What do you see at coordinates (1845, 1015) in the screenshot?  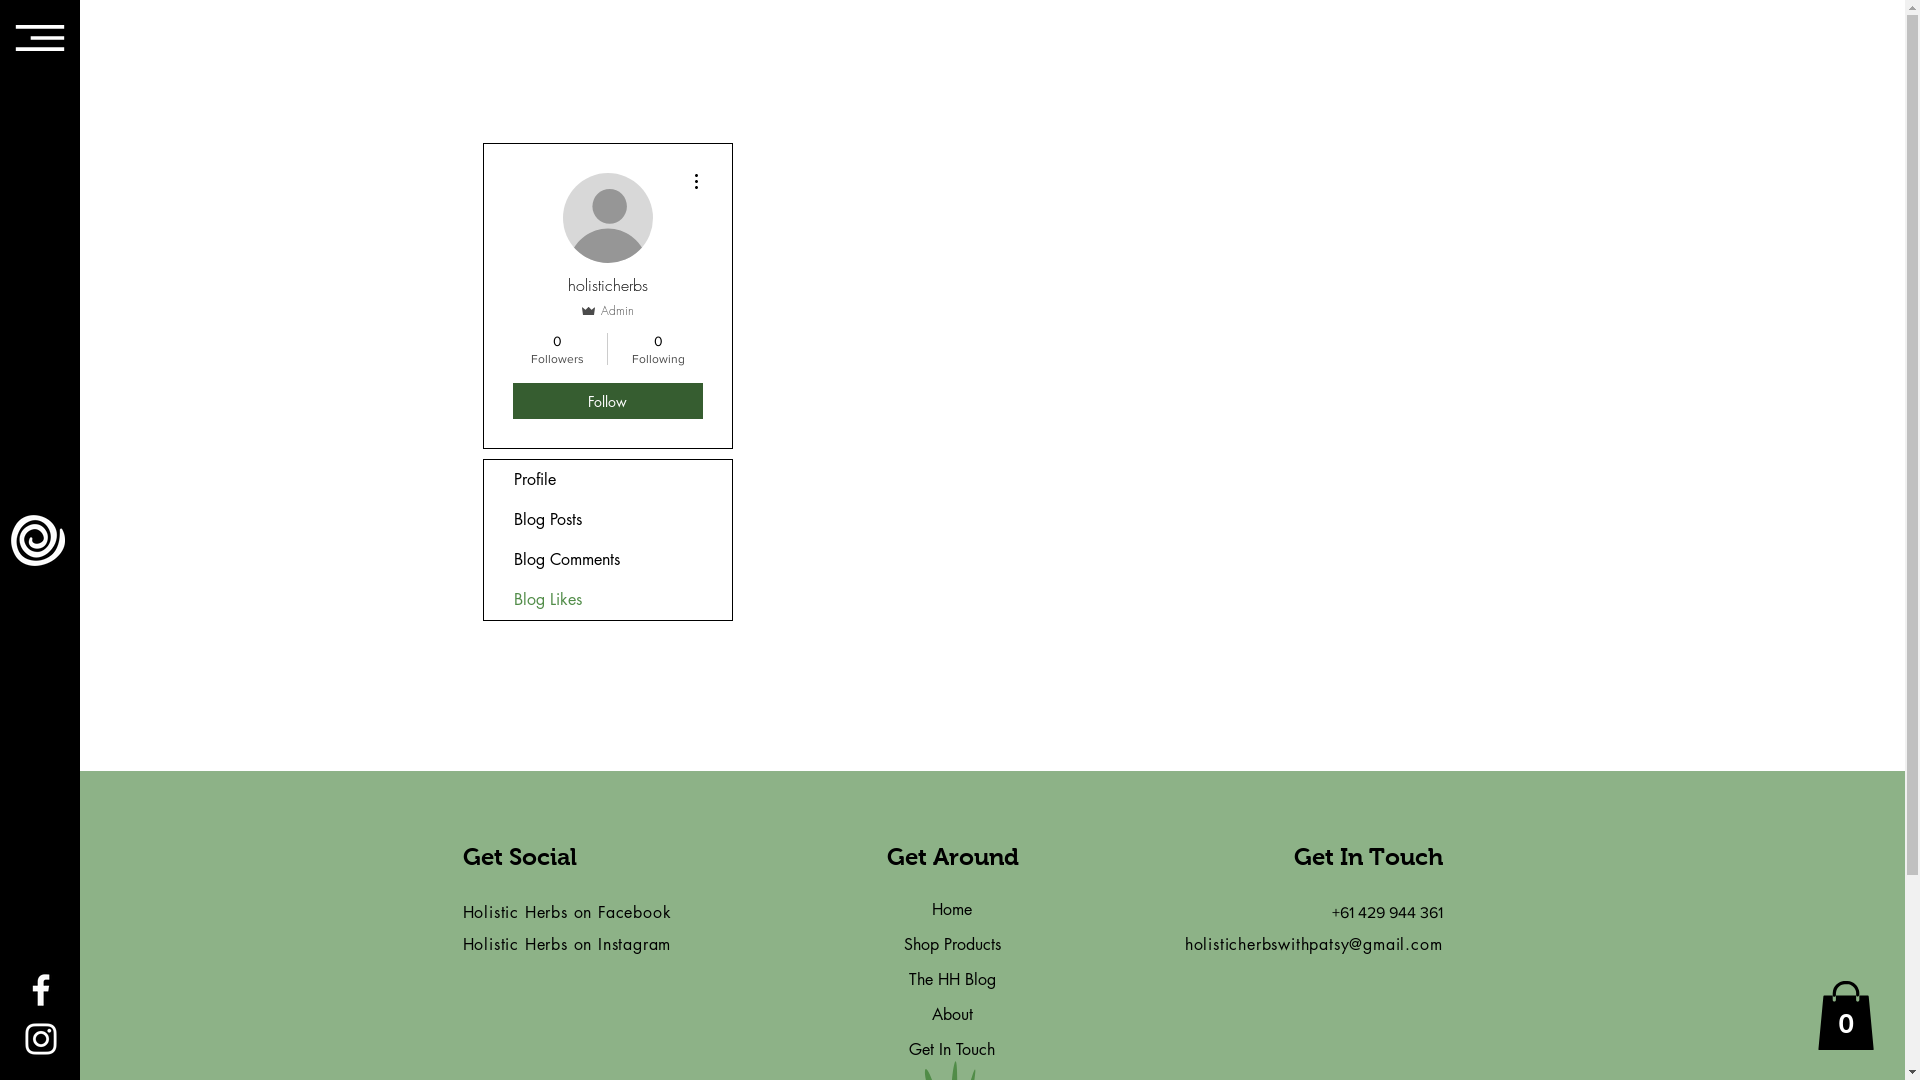 I see `'0'` at bounding box center [1845, 1015].